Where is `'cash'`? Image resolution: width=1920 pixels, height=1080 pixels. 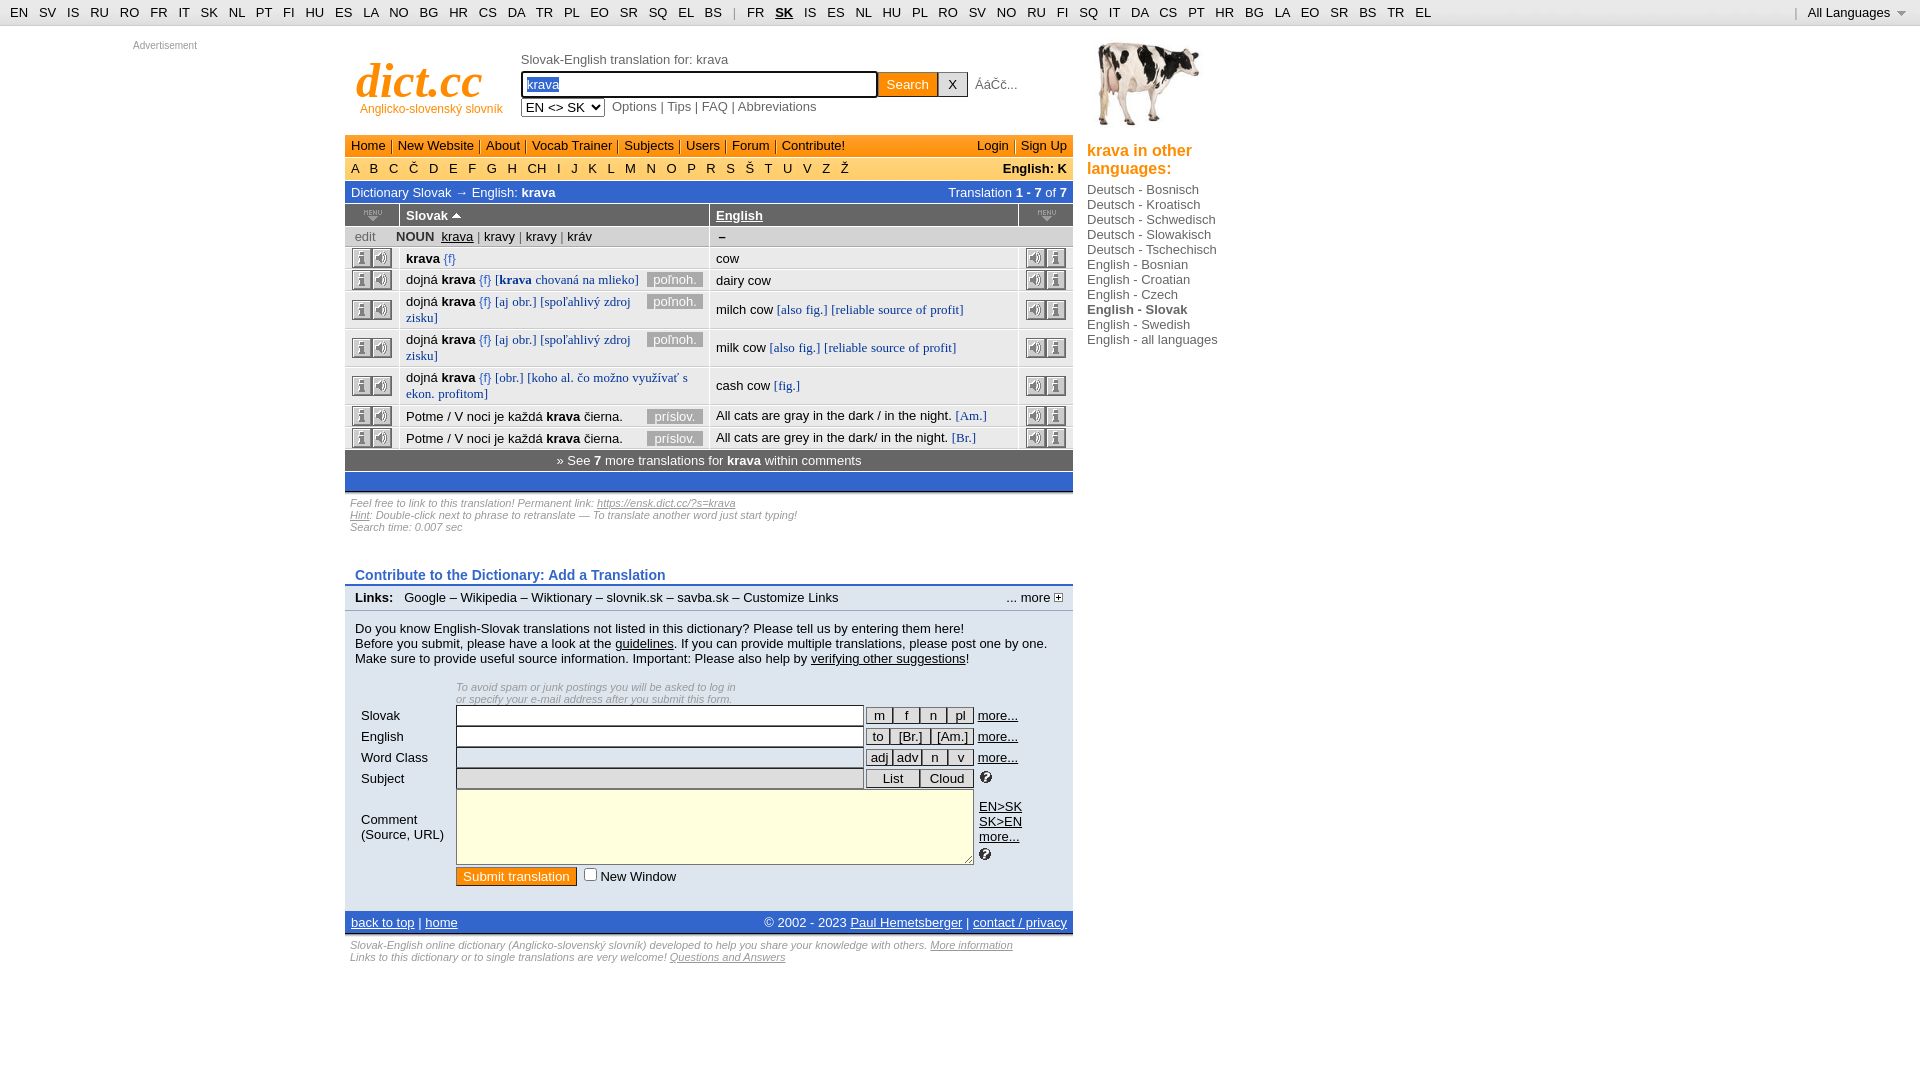 'cash' is located at coordinates (728, 385).